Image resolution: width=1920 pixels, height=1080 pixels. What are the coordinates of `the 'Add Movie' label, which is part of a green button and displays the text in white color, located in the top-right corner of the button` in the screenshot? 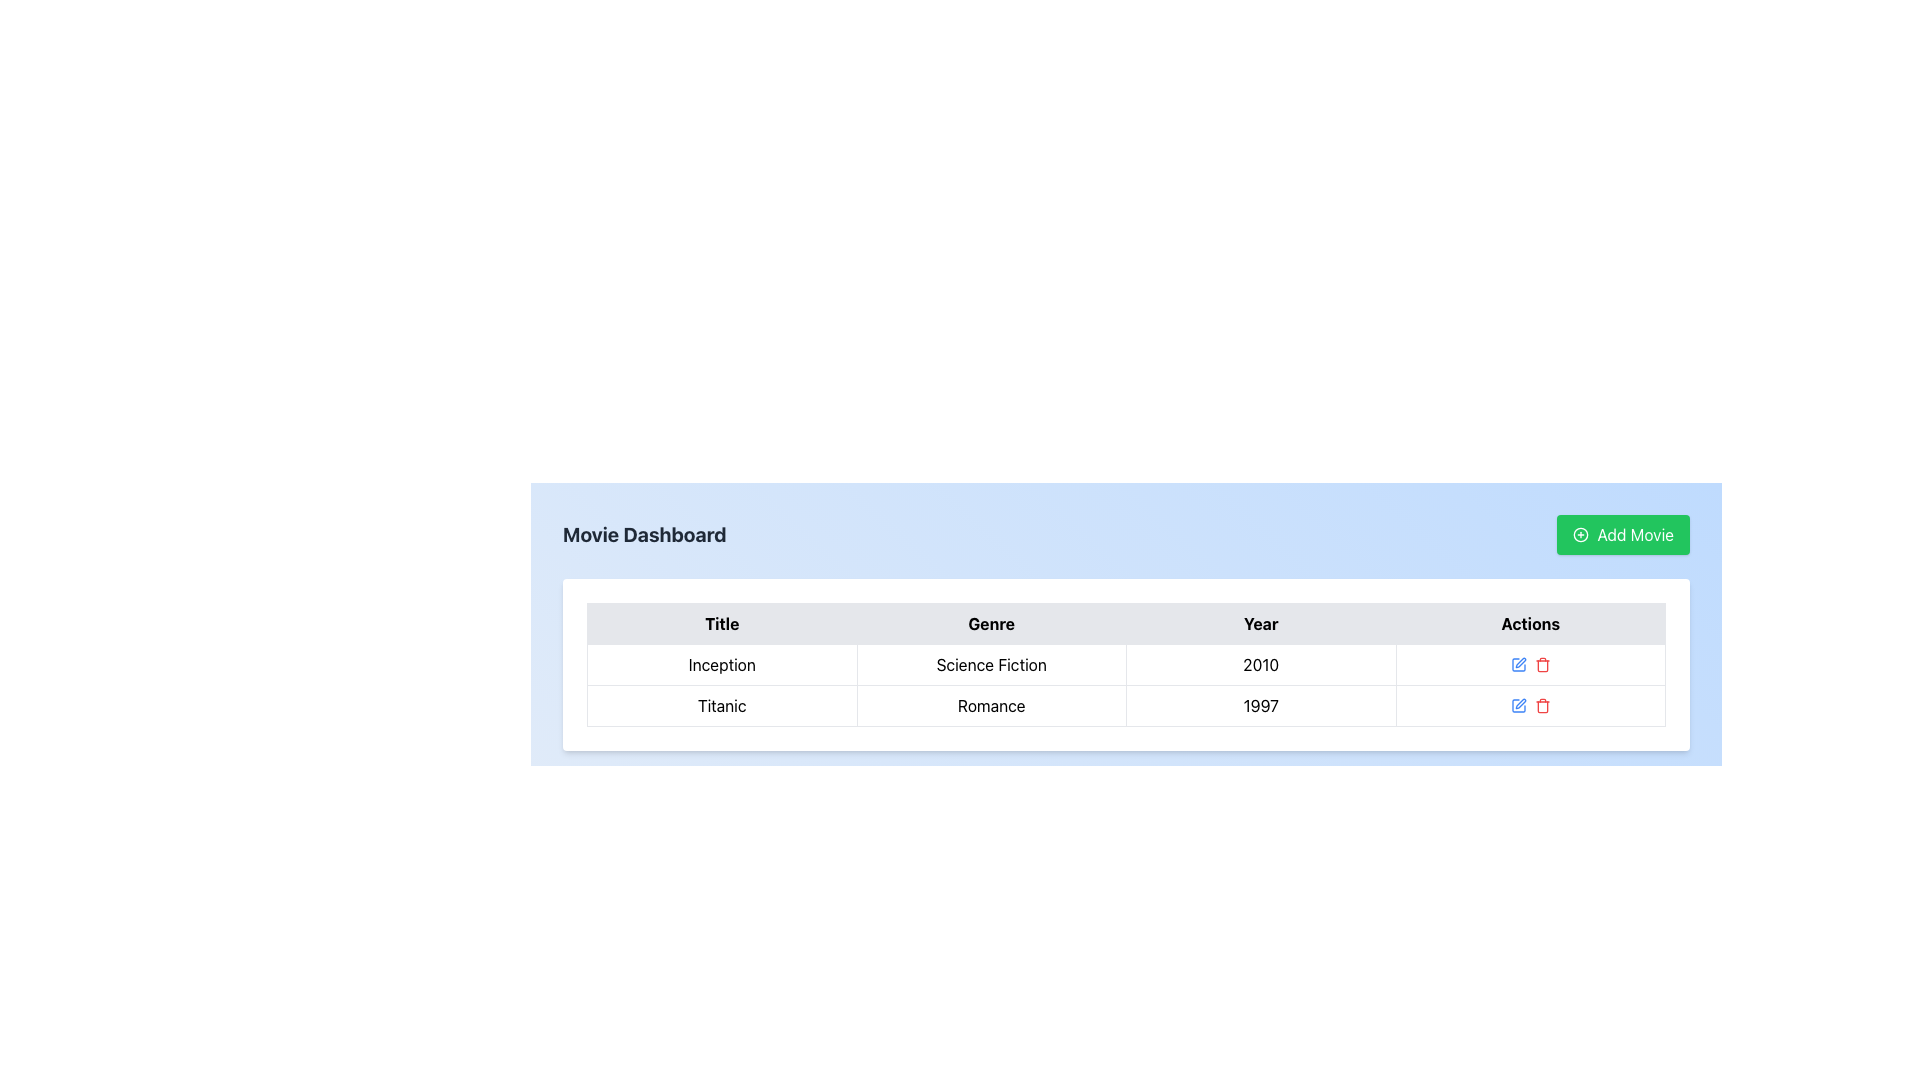 It's located at (1635, 534).